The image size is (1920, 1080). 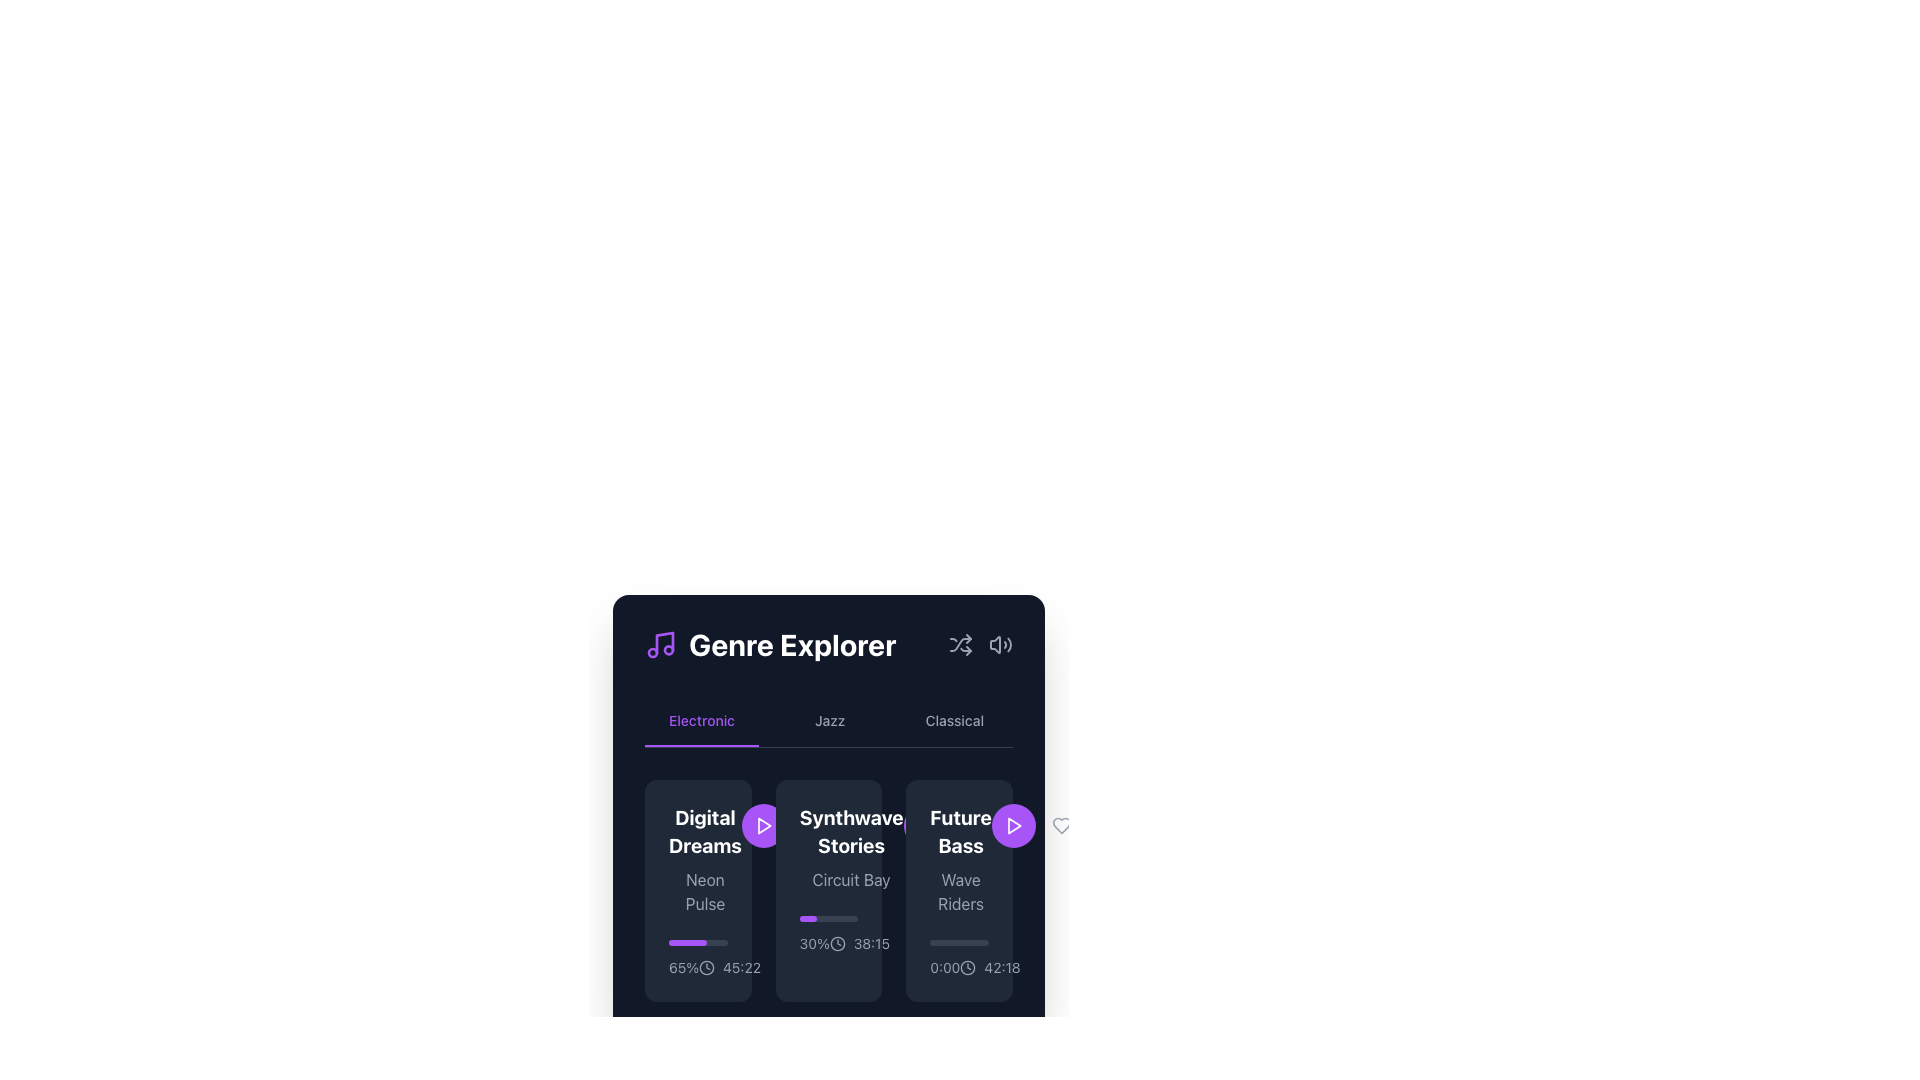 What do you see at coordinates (707, 967) in the screenshot?
I see `the clock icon located to the left of the '45:22' text and beneath the '65%' progress label within the 'Digital Dreams' card` at bounding box center [707, 967].